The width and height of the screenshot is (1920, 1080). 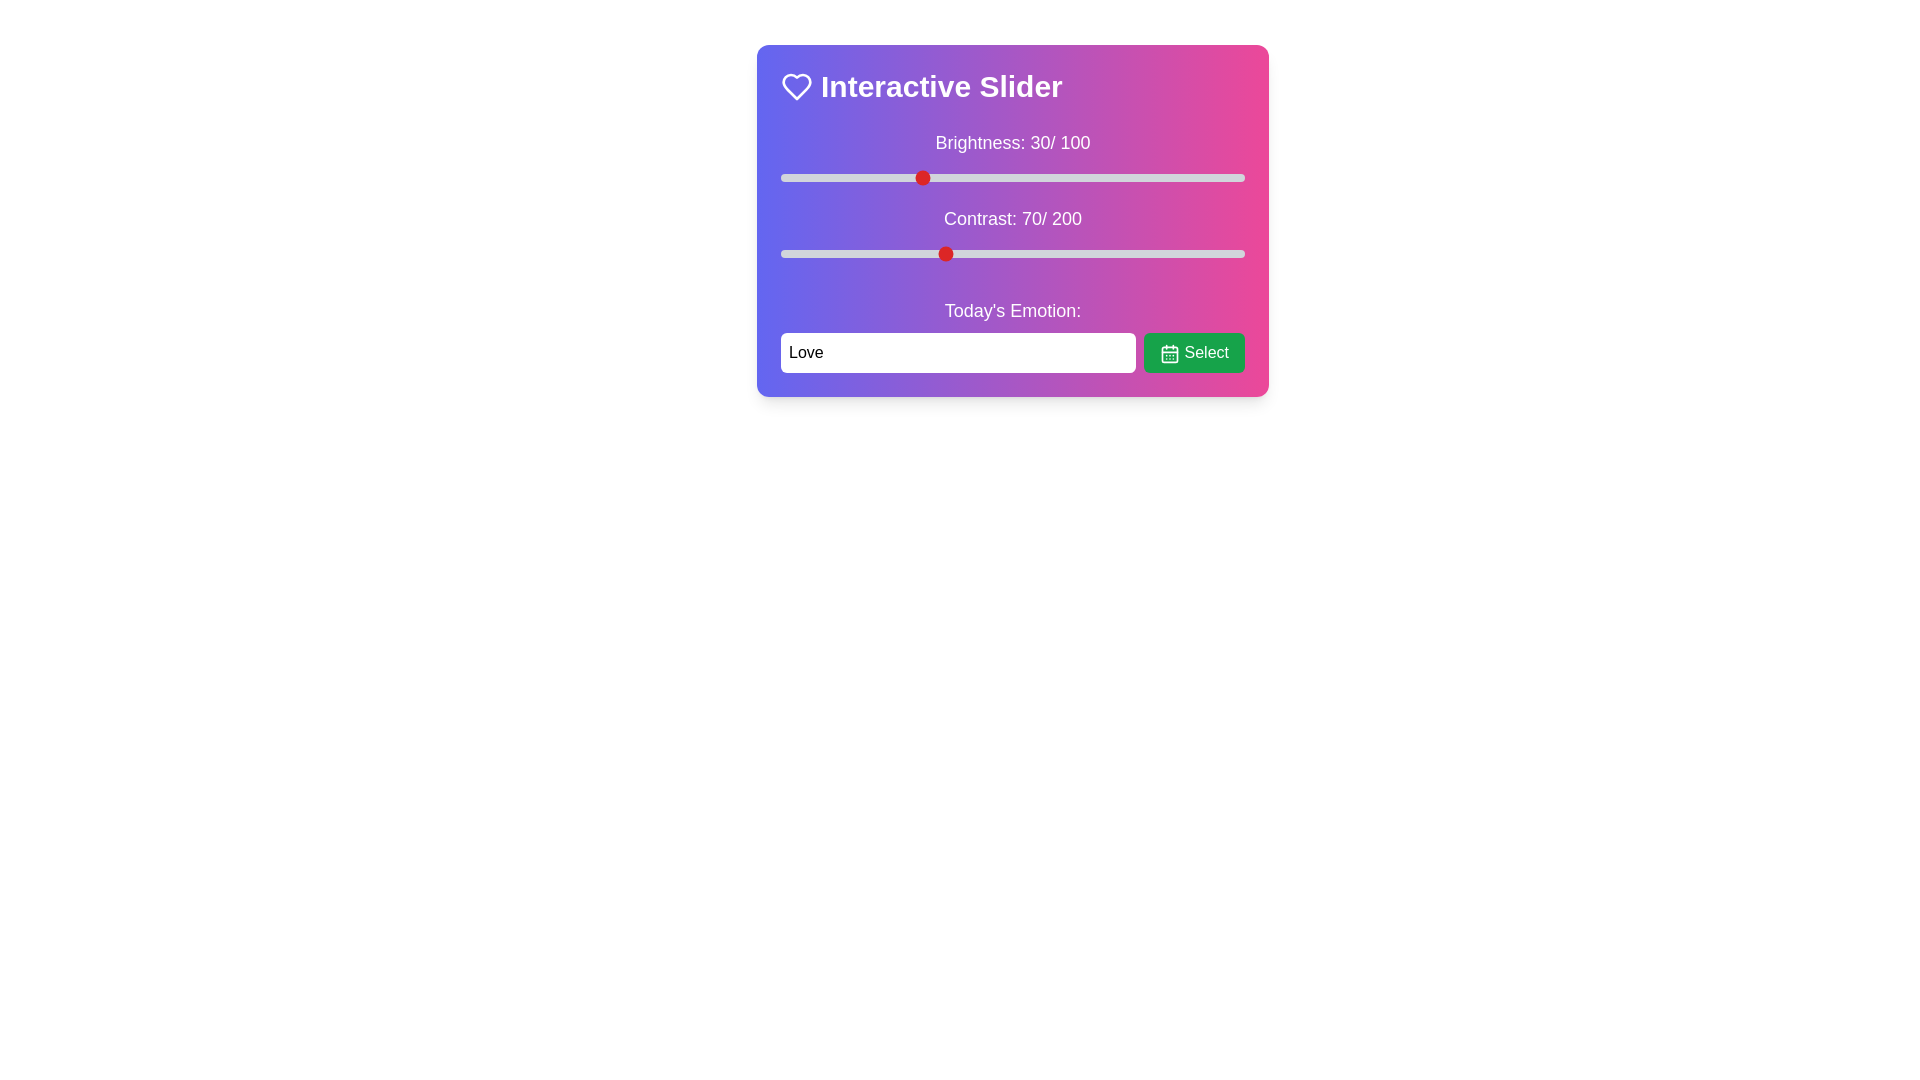 I want to click on the interactive element Contrast Slider, so click(x=1012, y=253).